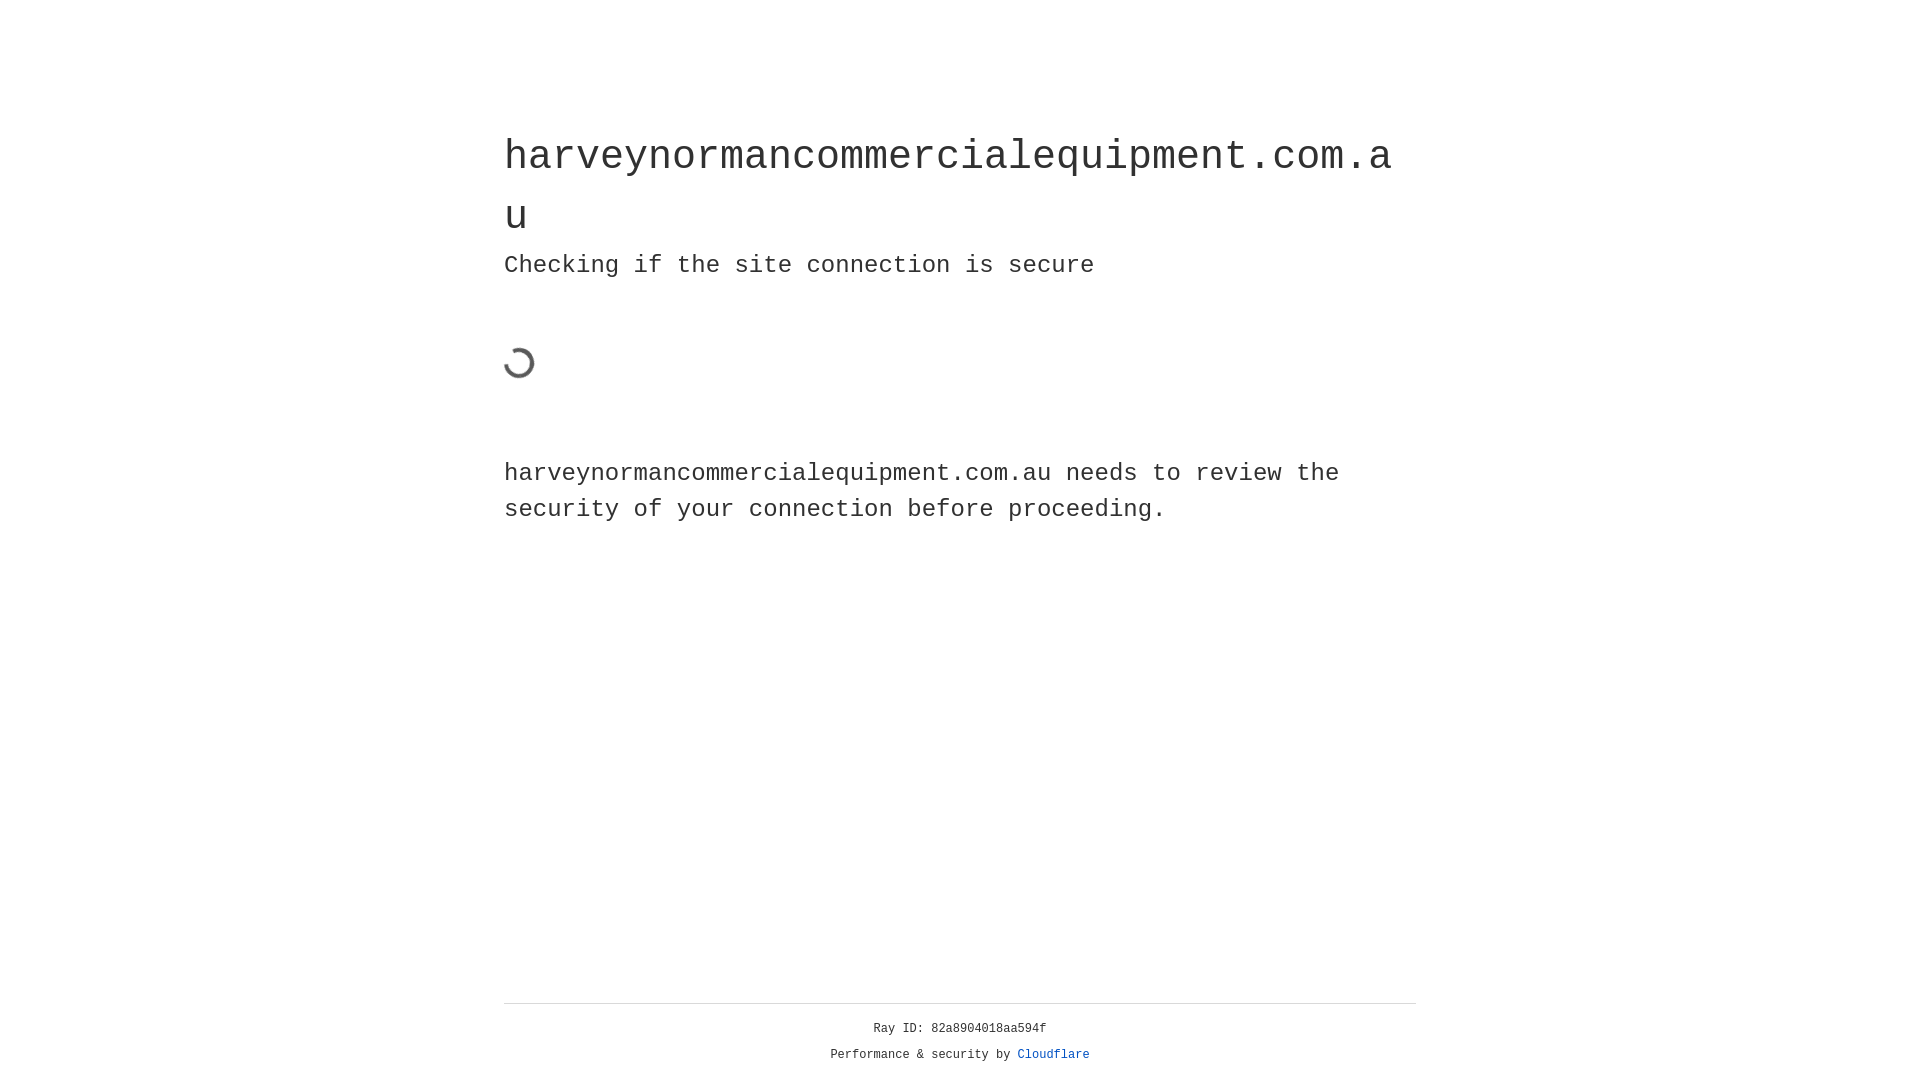 This screenshot has height=1080, width=1920. I want to click on 'Cloudflare', so click(1053, 1054).